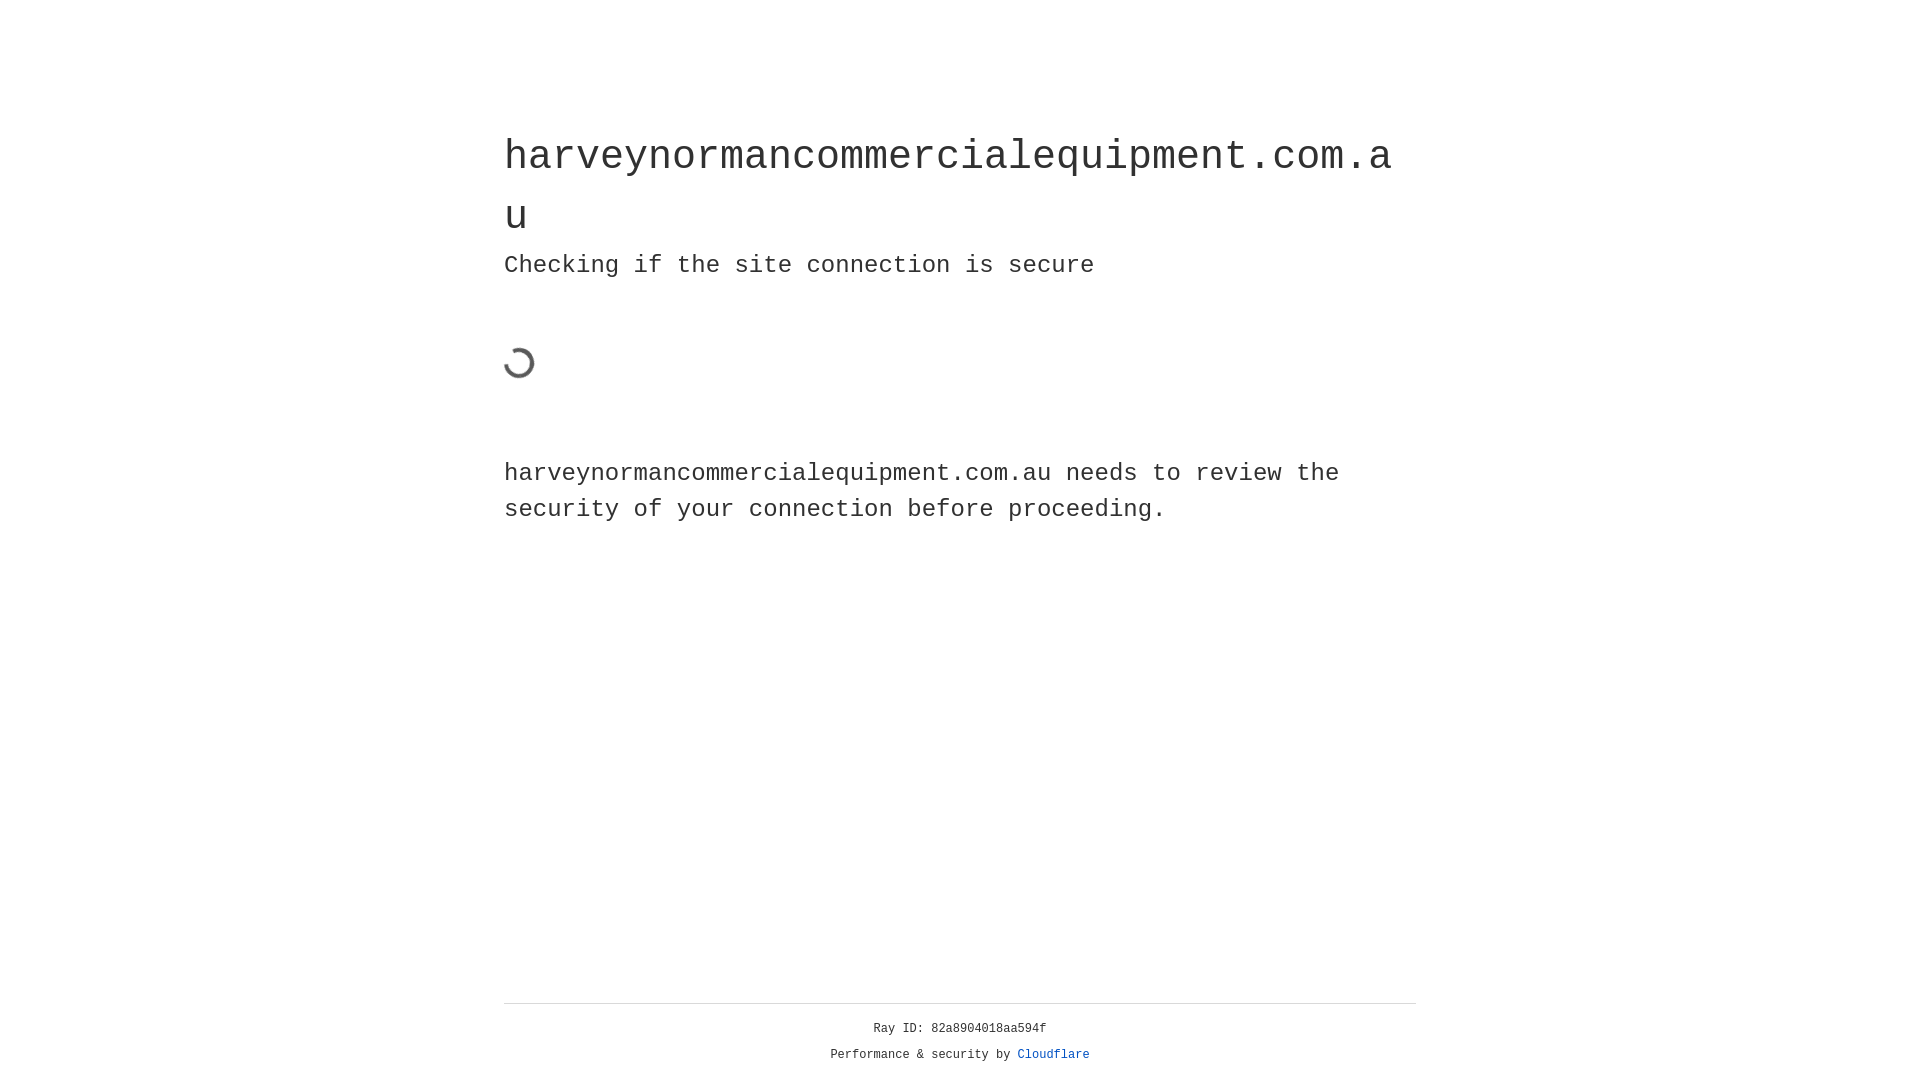 This screenshot has height=1080, width=1920. I want to click on 'Cloudflare', so click(1053, 1054).